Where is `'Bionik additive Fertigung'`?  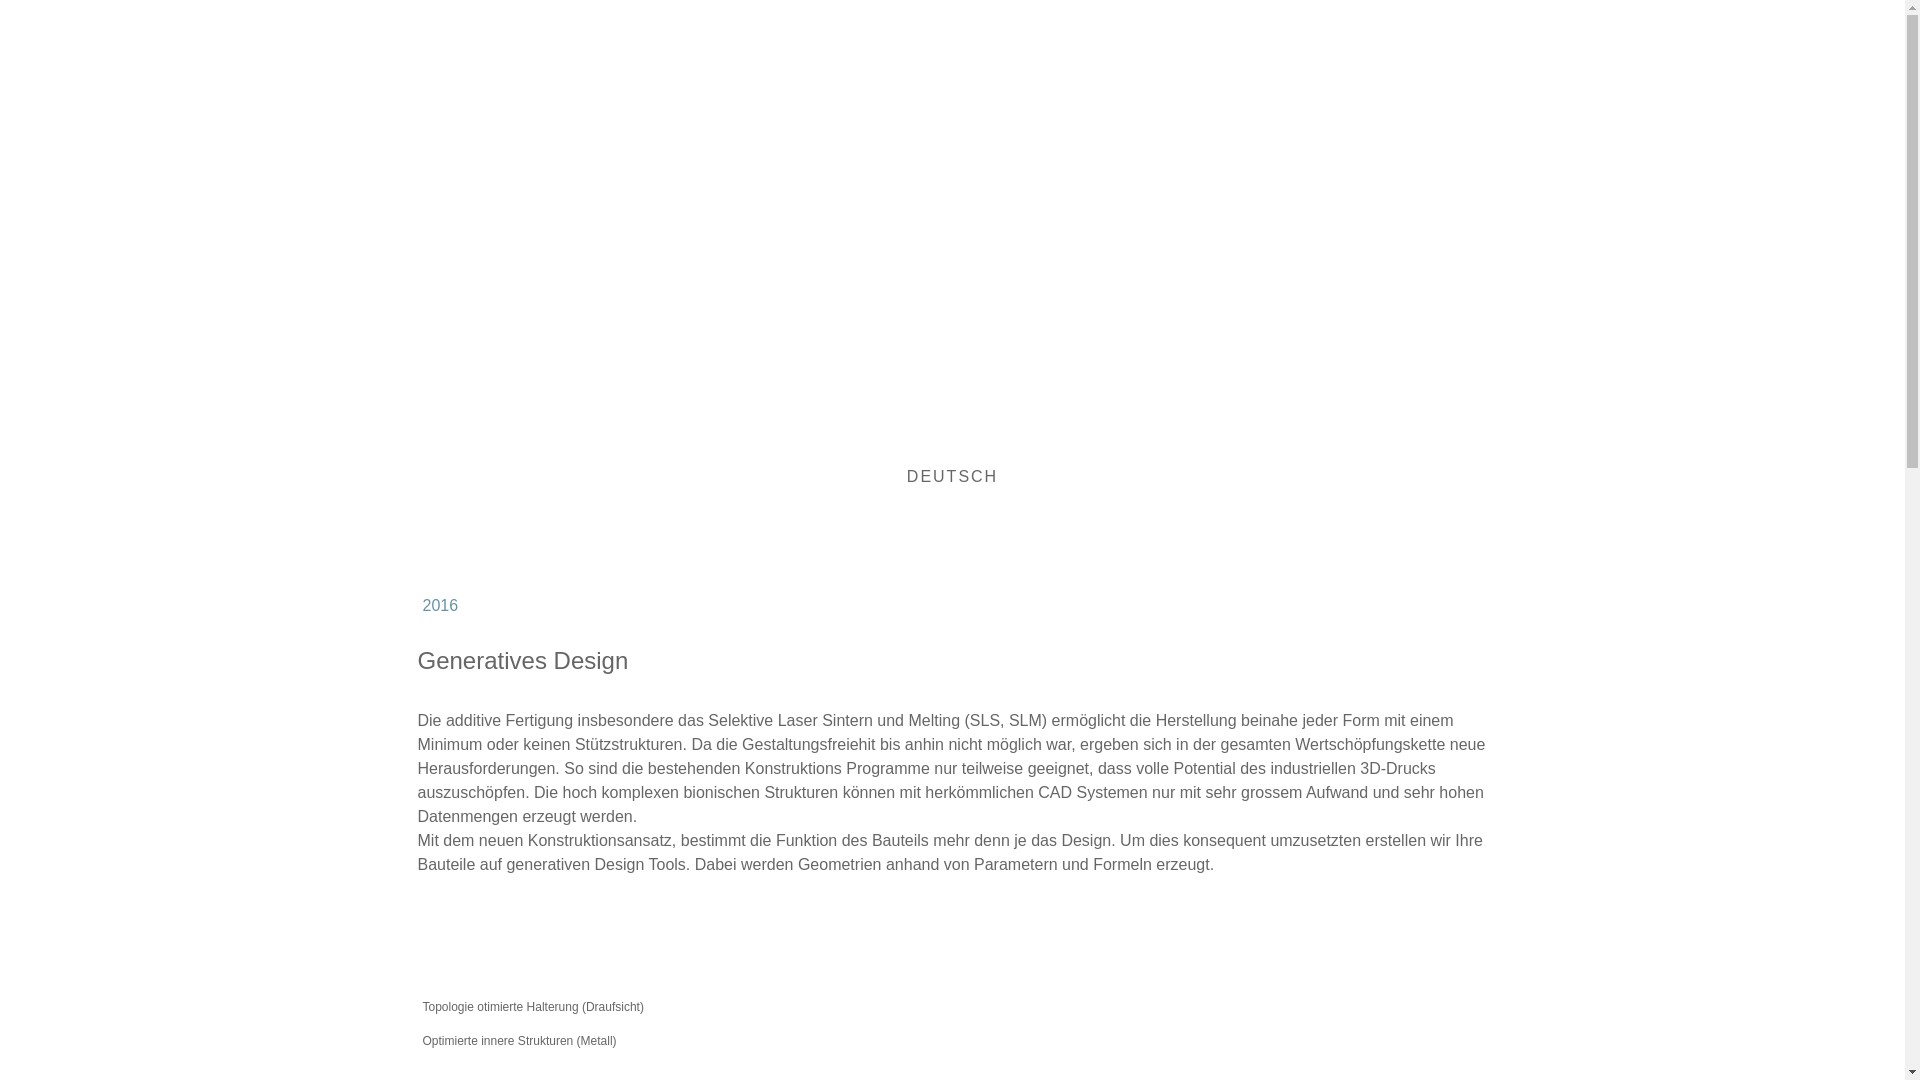
'Bionik additive Fertigung' is located at coordinates (757, 208).